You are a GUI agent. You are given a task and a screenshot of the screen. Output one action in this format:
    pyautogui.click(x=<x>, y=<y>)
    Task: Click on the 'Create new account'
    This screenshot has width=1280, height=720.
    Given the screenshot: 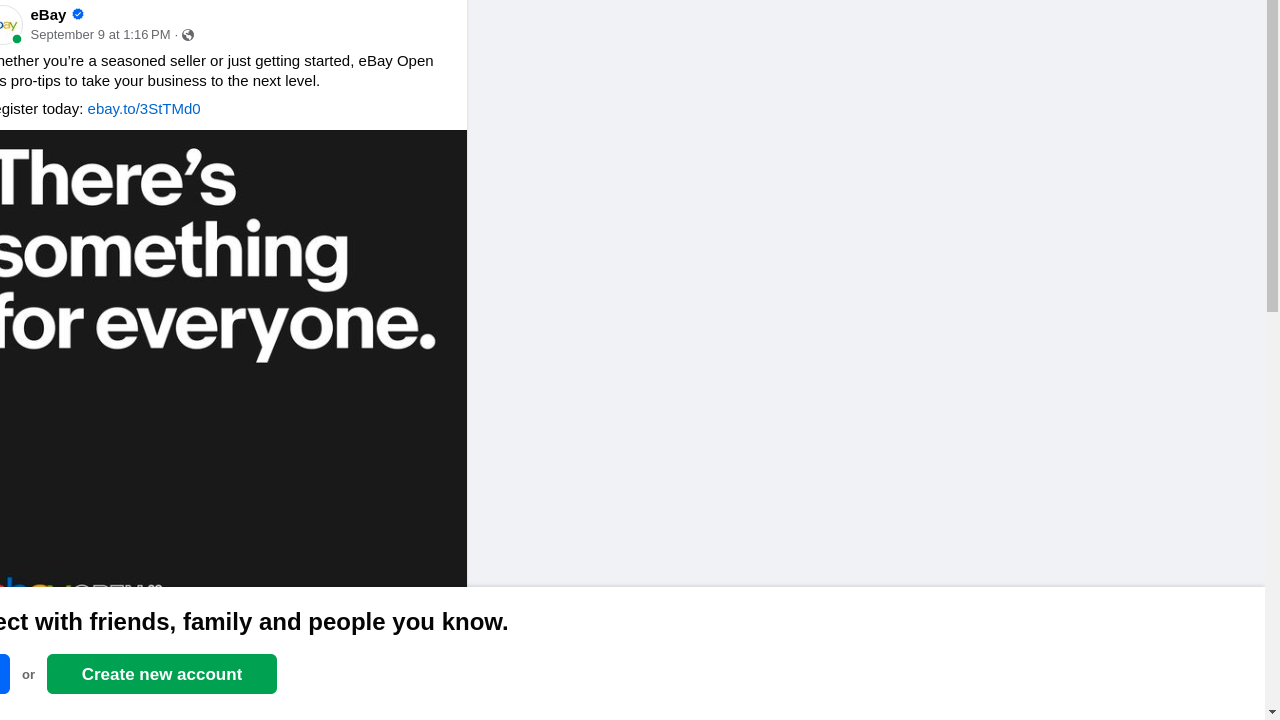 What is the action you would take?
    pyautogui.click(x=162, y=673)
    